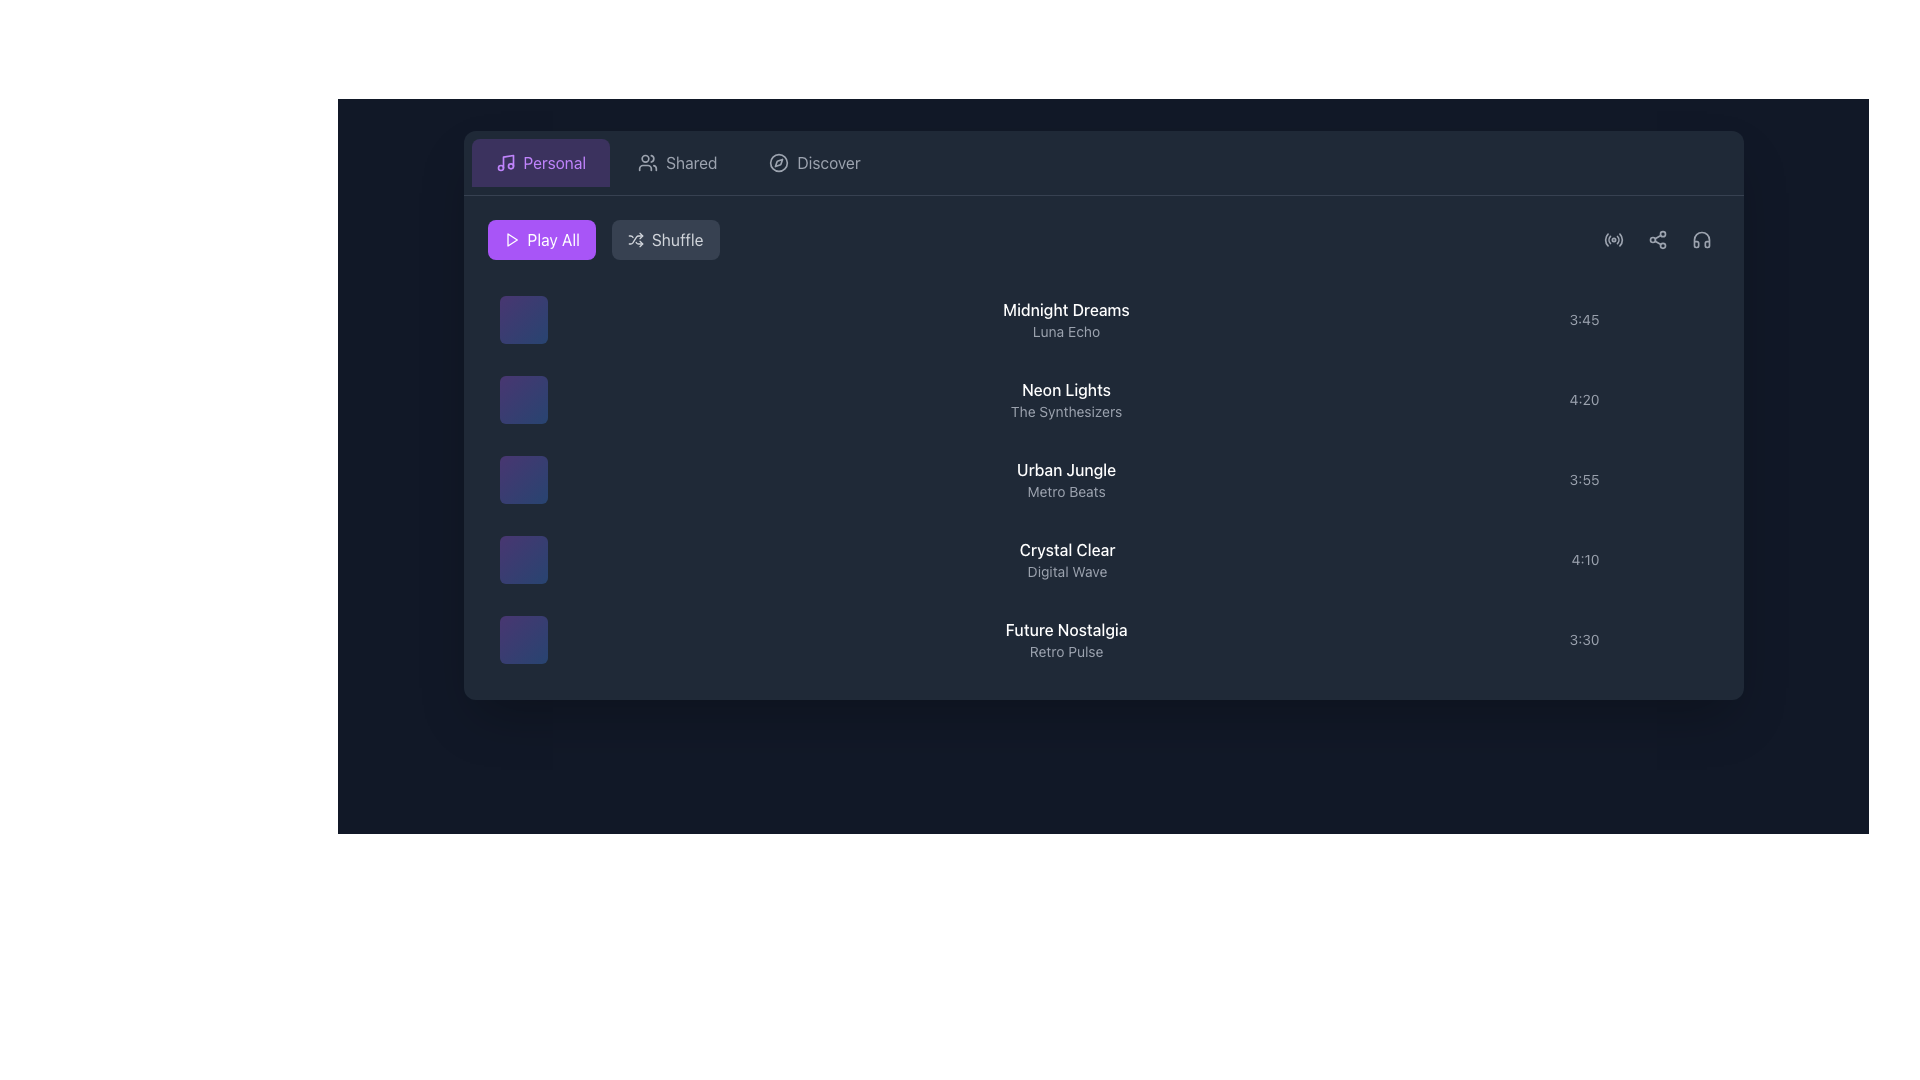  Describe the element at coordinates (634, 238) in the screenshot. I see `the shuffle icon located within the 'Shuffle' button, which is styled with a gray color and is situated at the top center-right of the playback control section` at that location.